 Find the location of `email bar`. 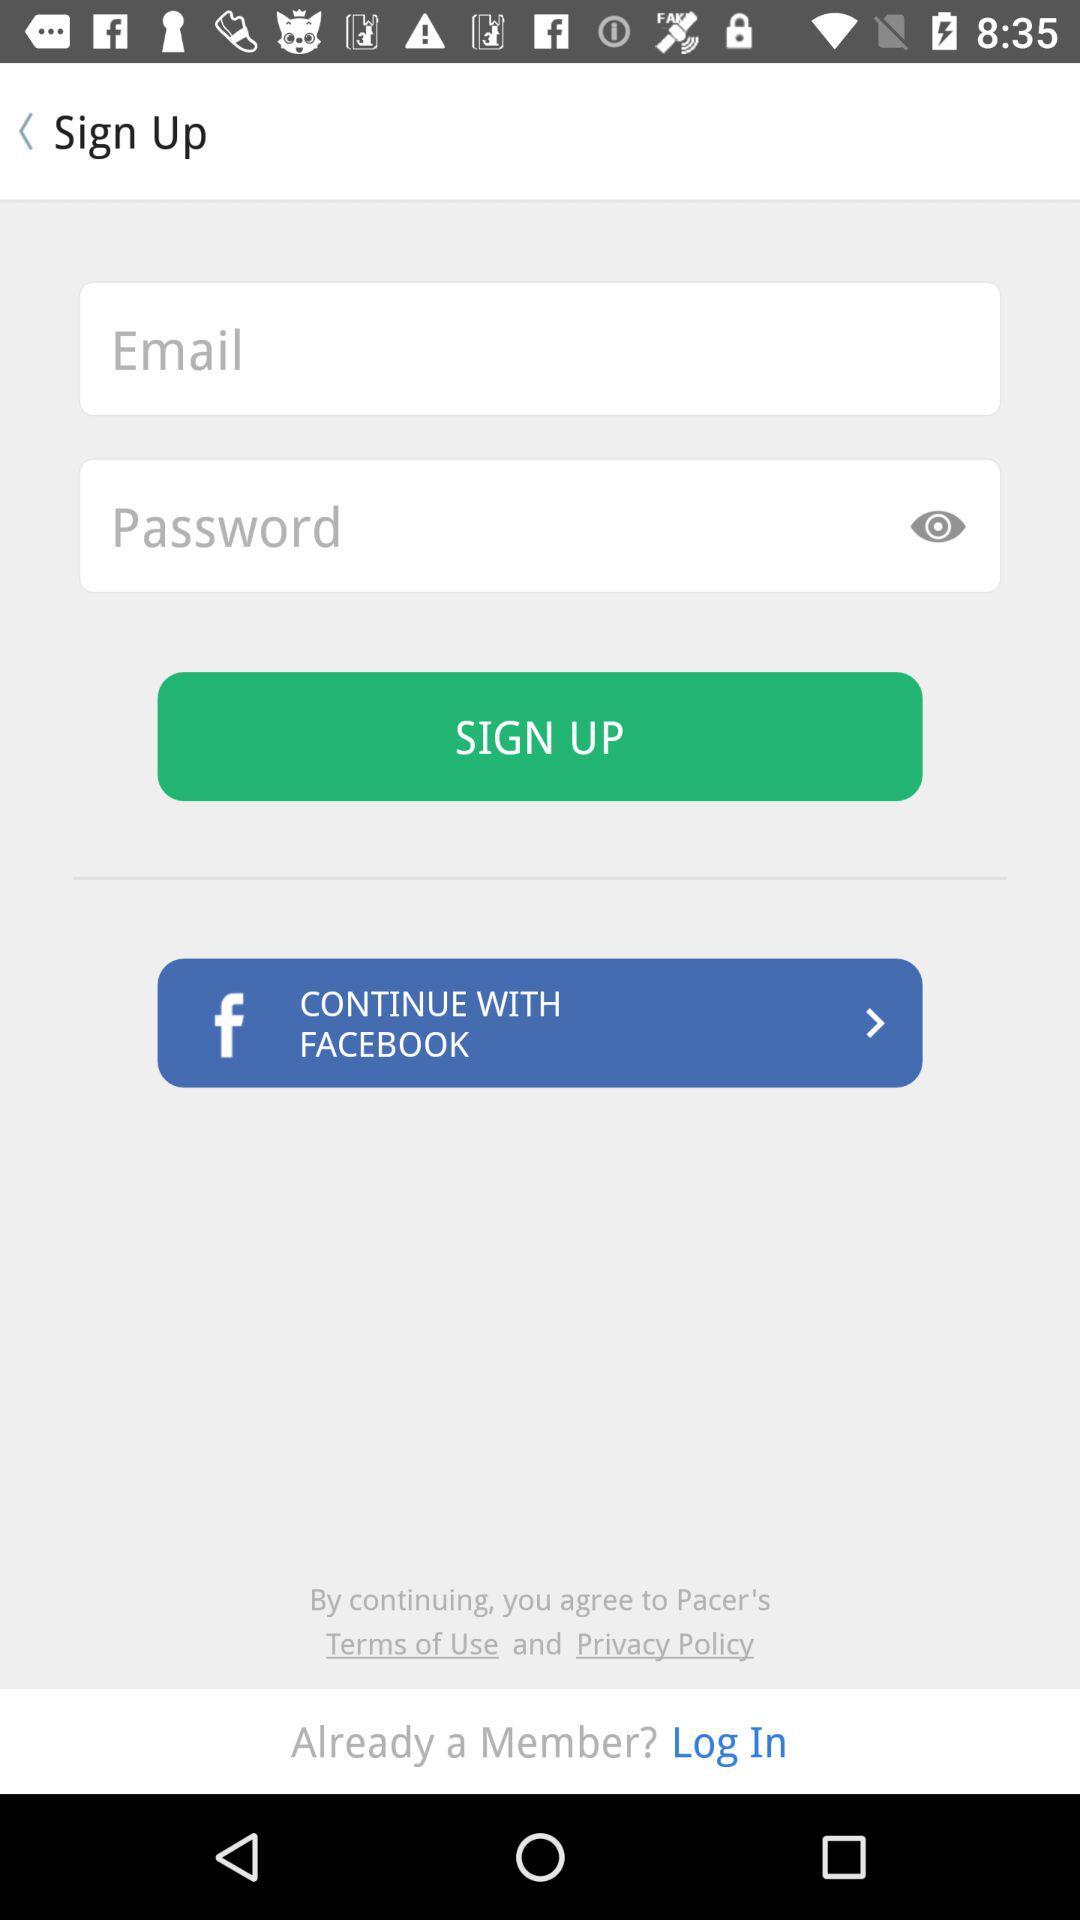

email bar is located at coordinates (540, 348).